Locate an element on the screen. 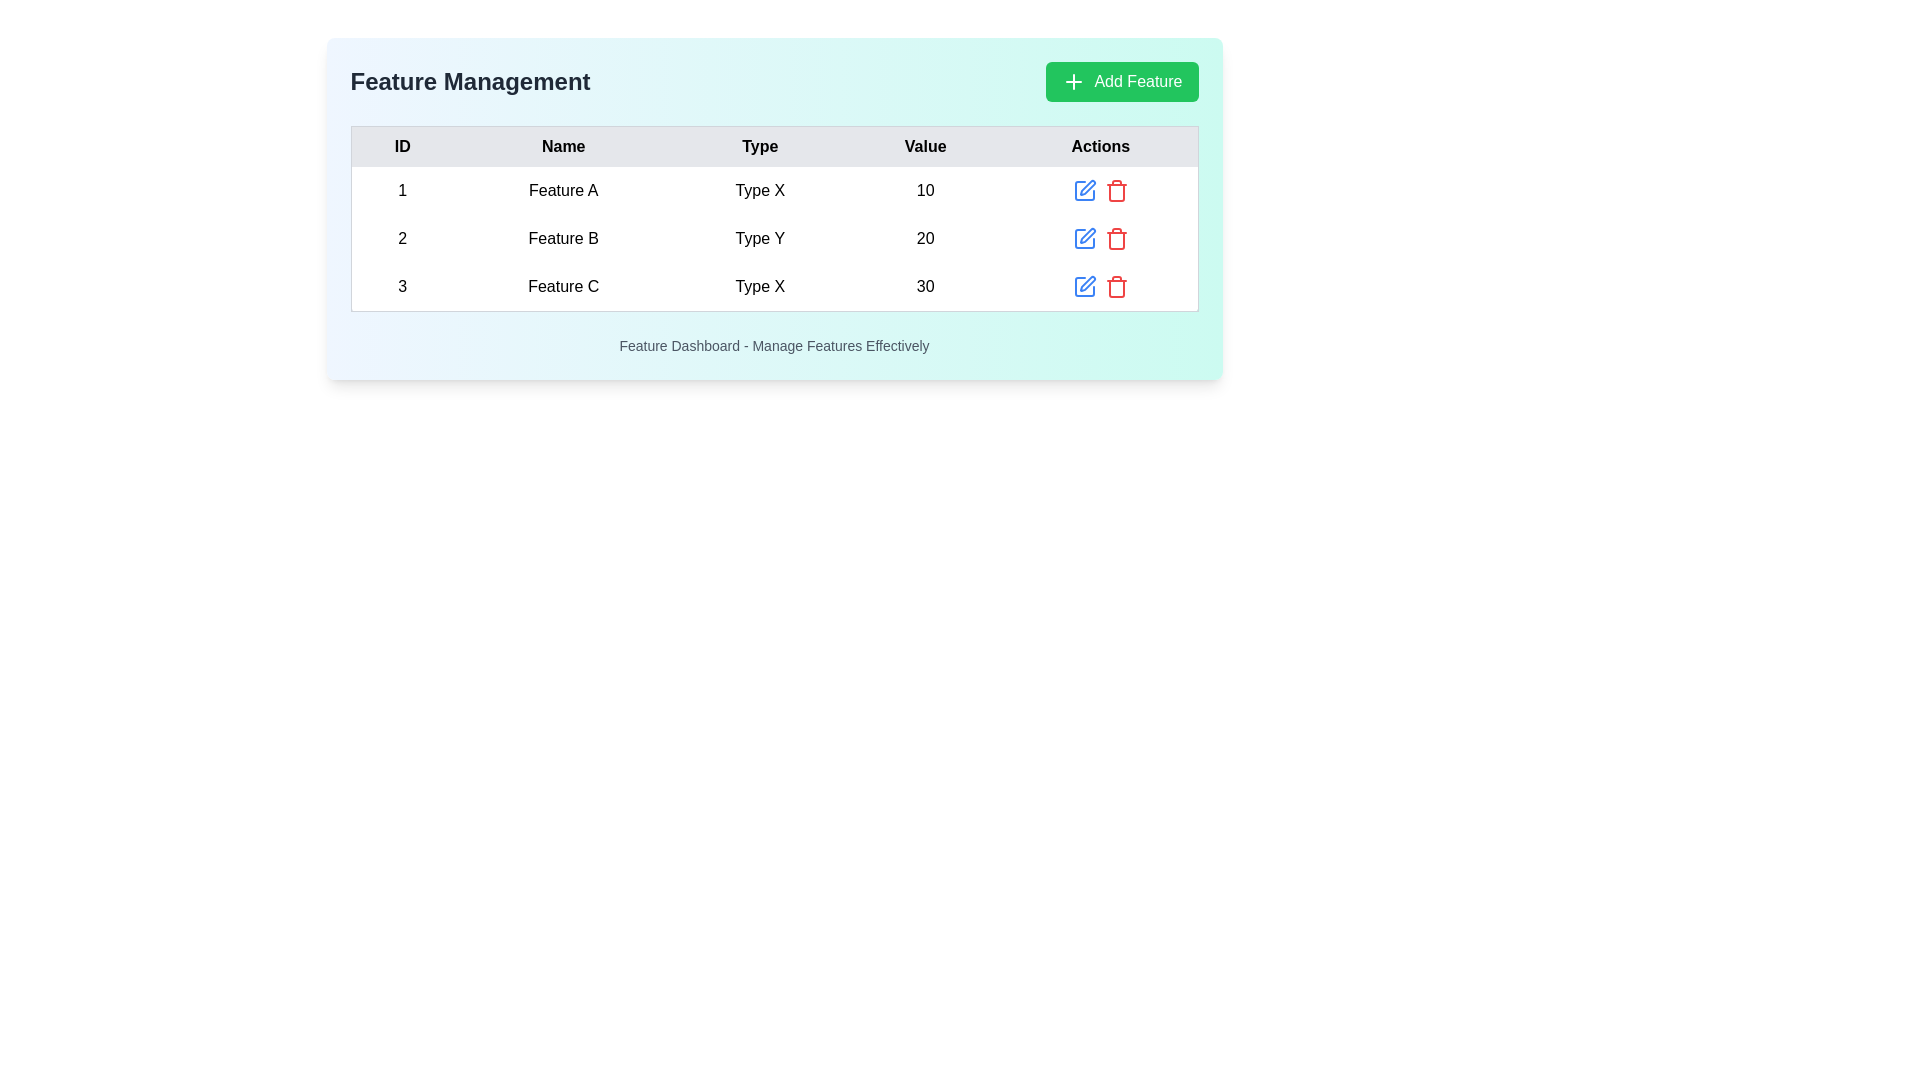 The height and width of the screenshot is (1080, 1920). the numeric value '20' in the 'Value' column of the feature management interface, which is part of the second row corresponding to 'Feature B' is located at coordinates (924, 238).